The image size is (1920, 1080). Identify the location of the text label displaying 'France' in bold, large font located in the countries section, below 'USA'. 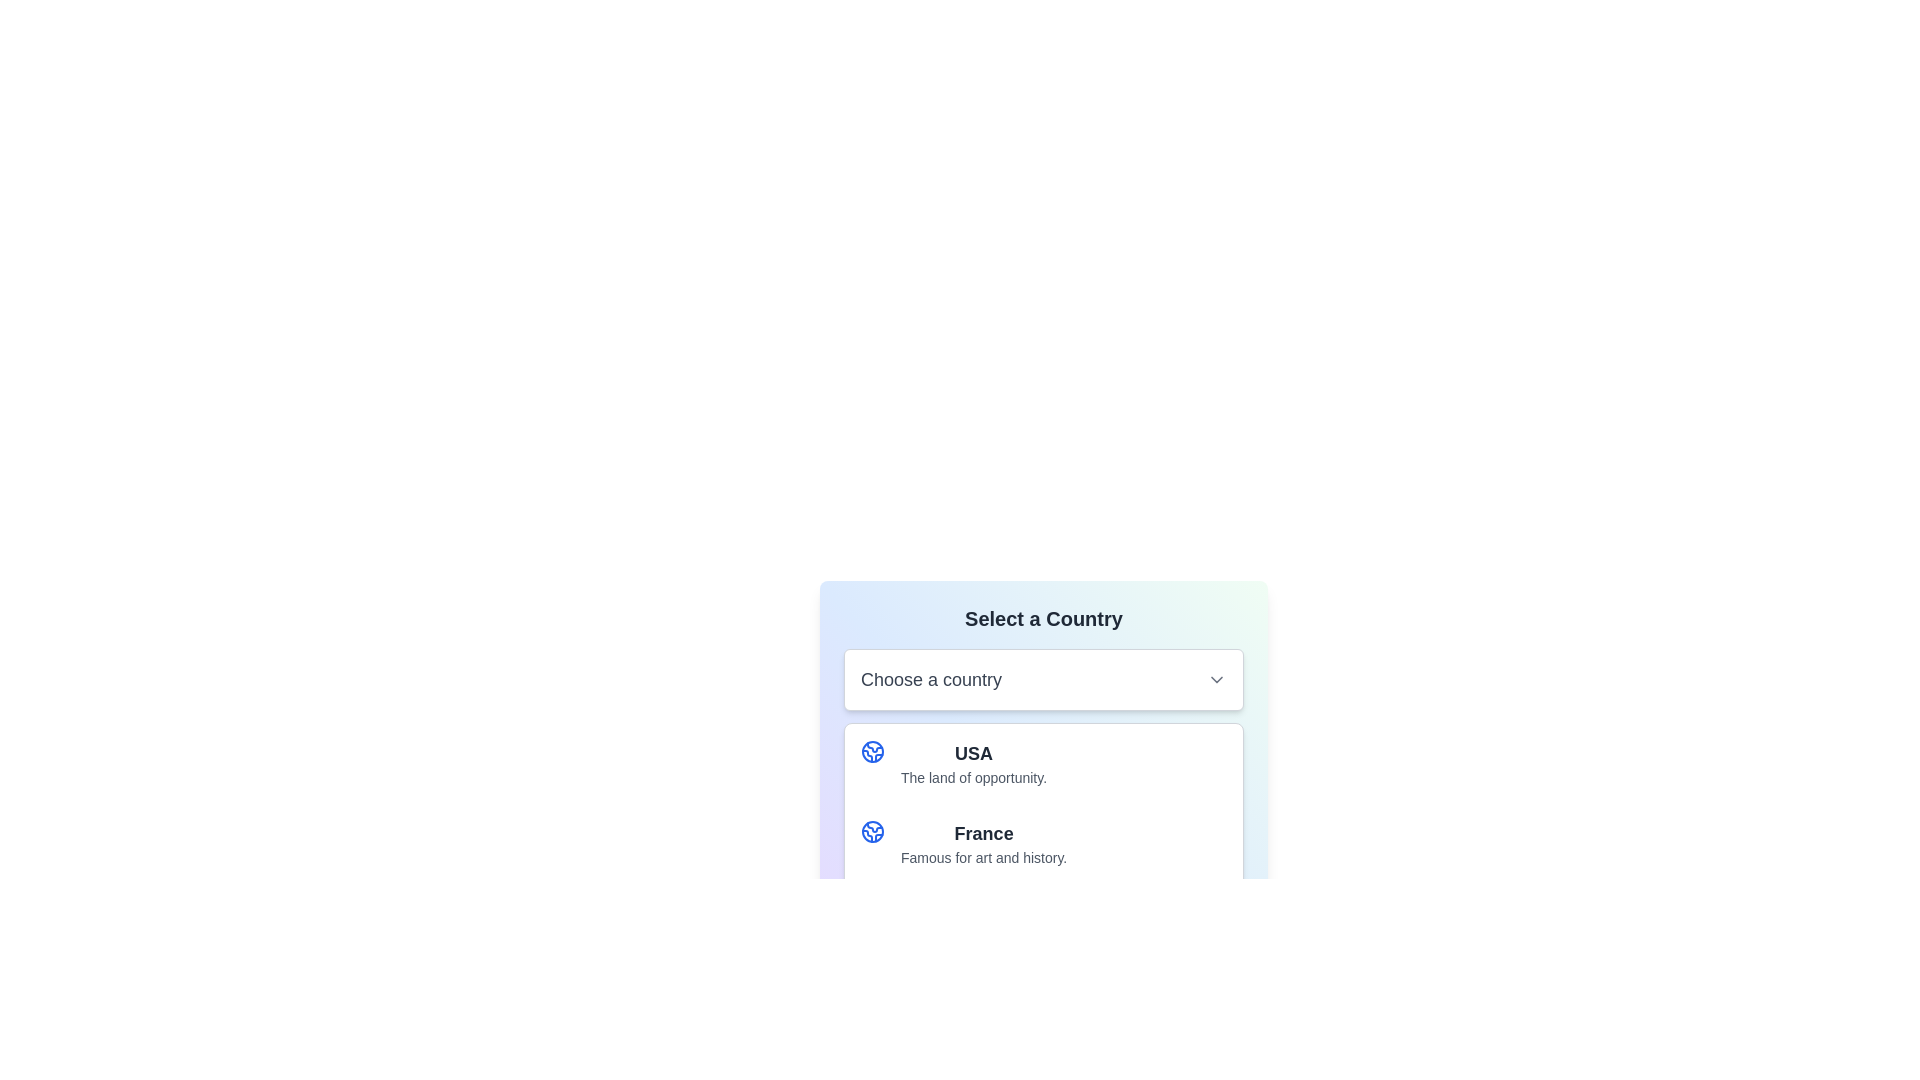
(984, 833).